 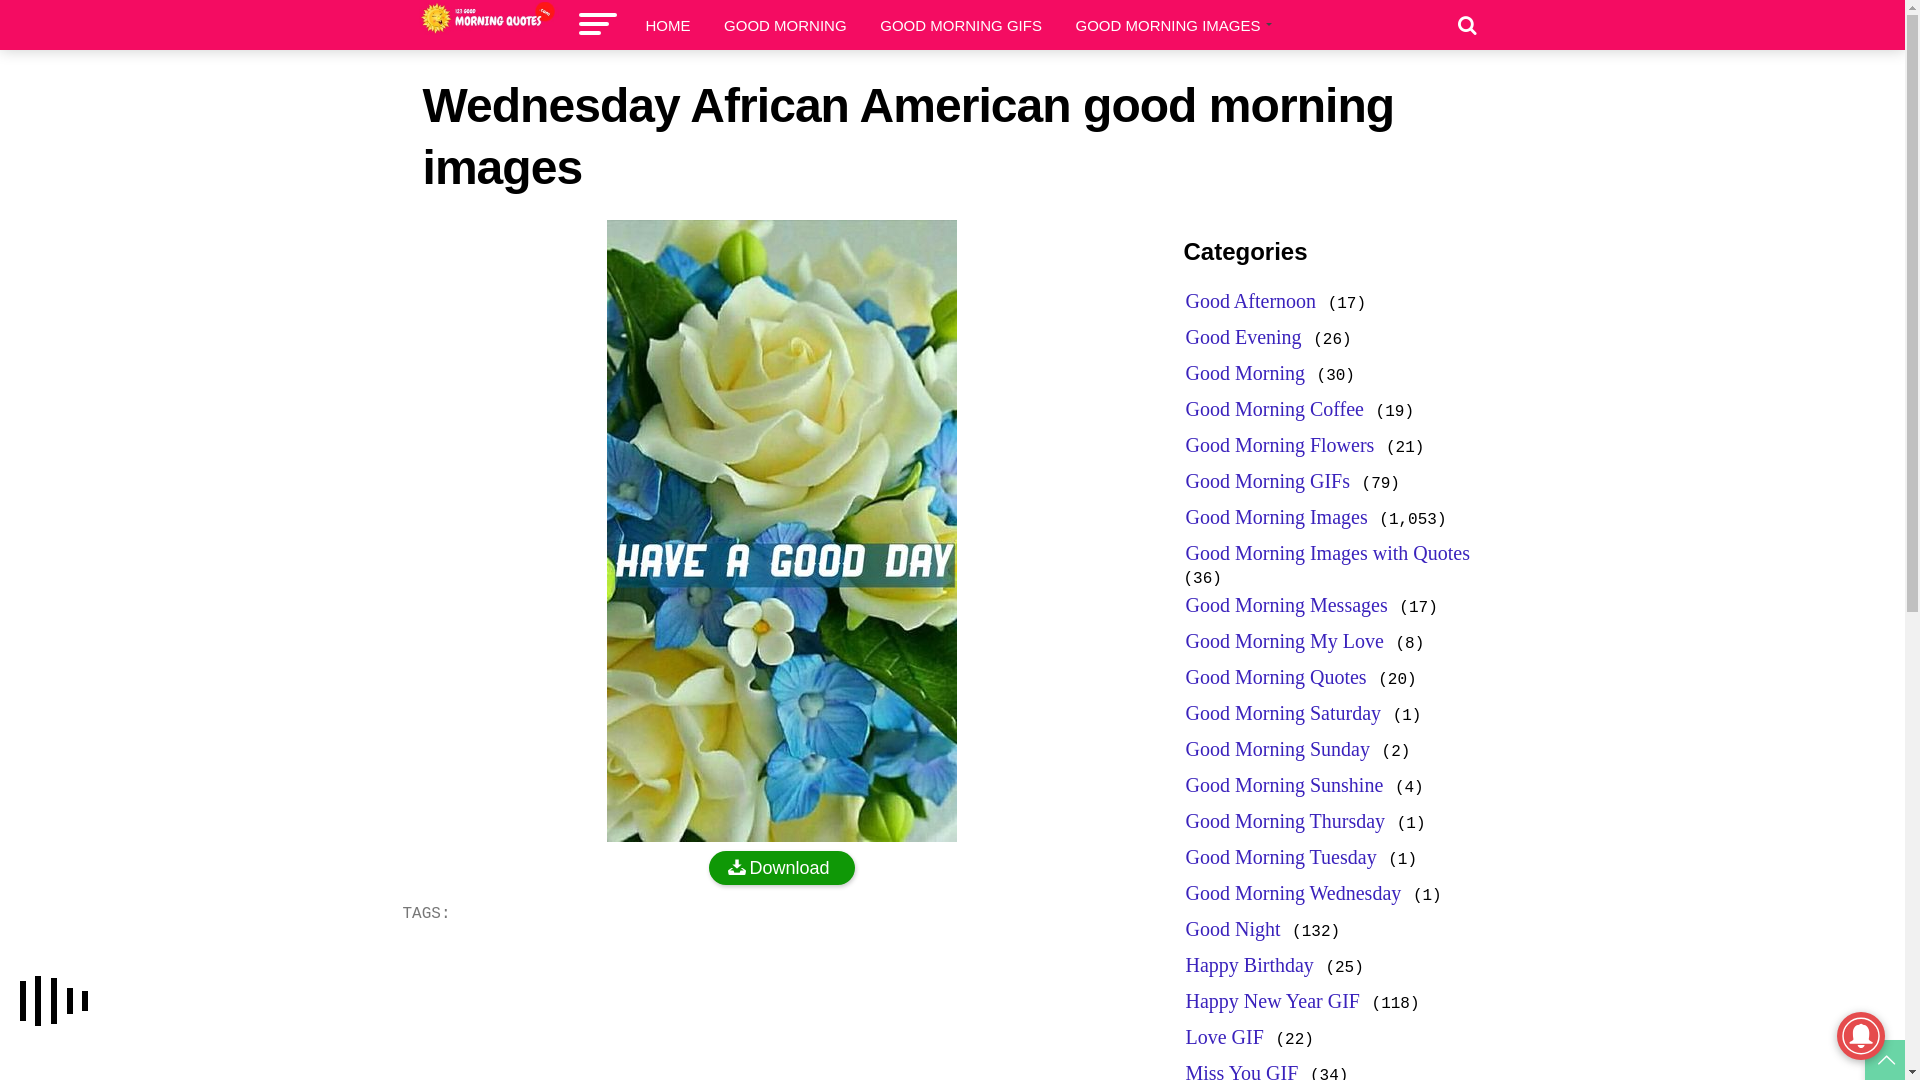 I want to click on 'Good Morning GIFs', so click(x=1266, y=481).